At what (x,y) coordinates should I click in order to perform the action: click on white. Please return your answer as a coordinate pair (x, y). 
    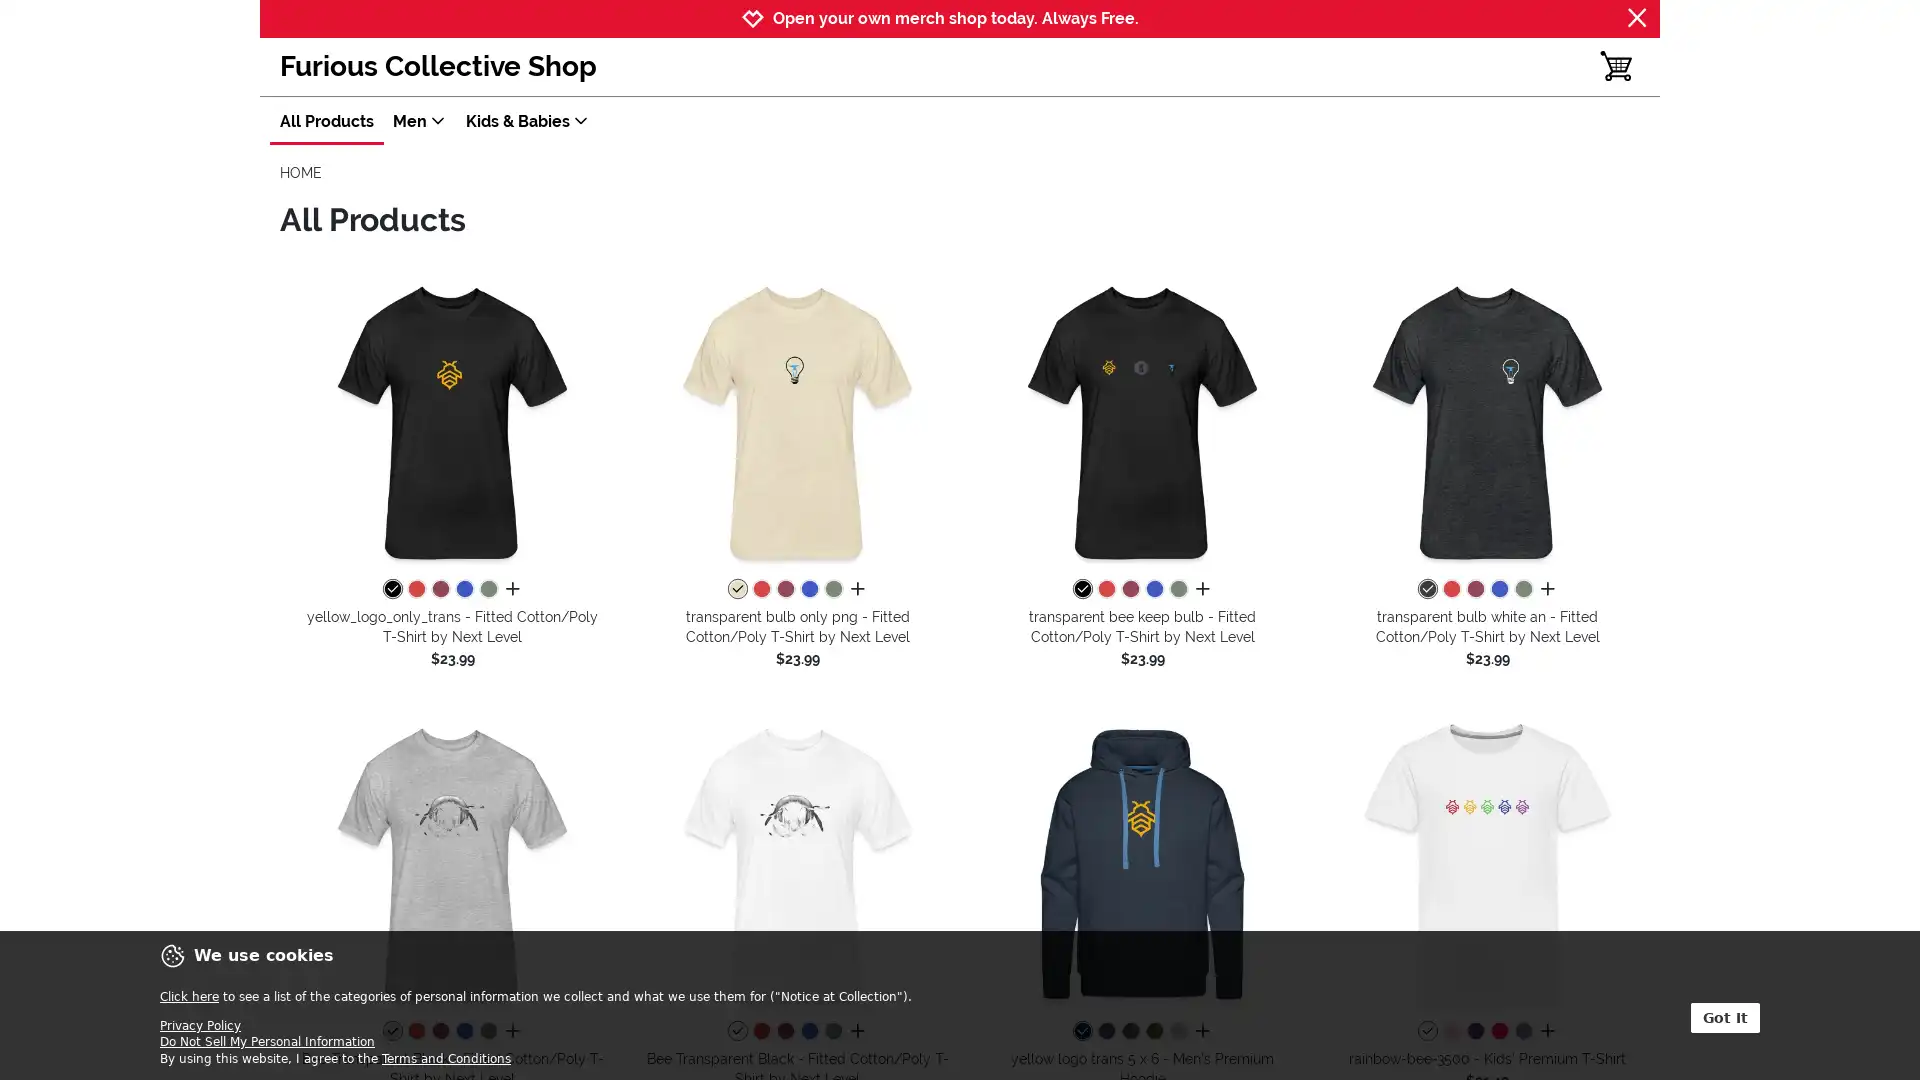
    Looking at the image, I should click on (1425, 1032).